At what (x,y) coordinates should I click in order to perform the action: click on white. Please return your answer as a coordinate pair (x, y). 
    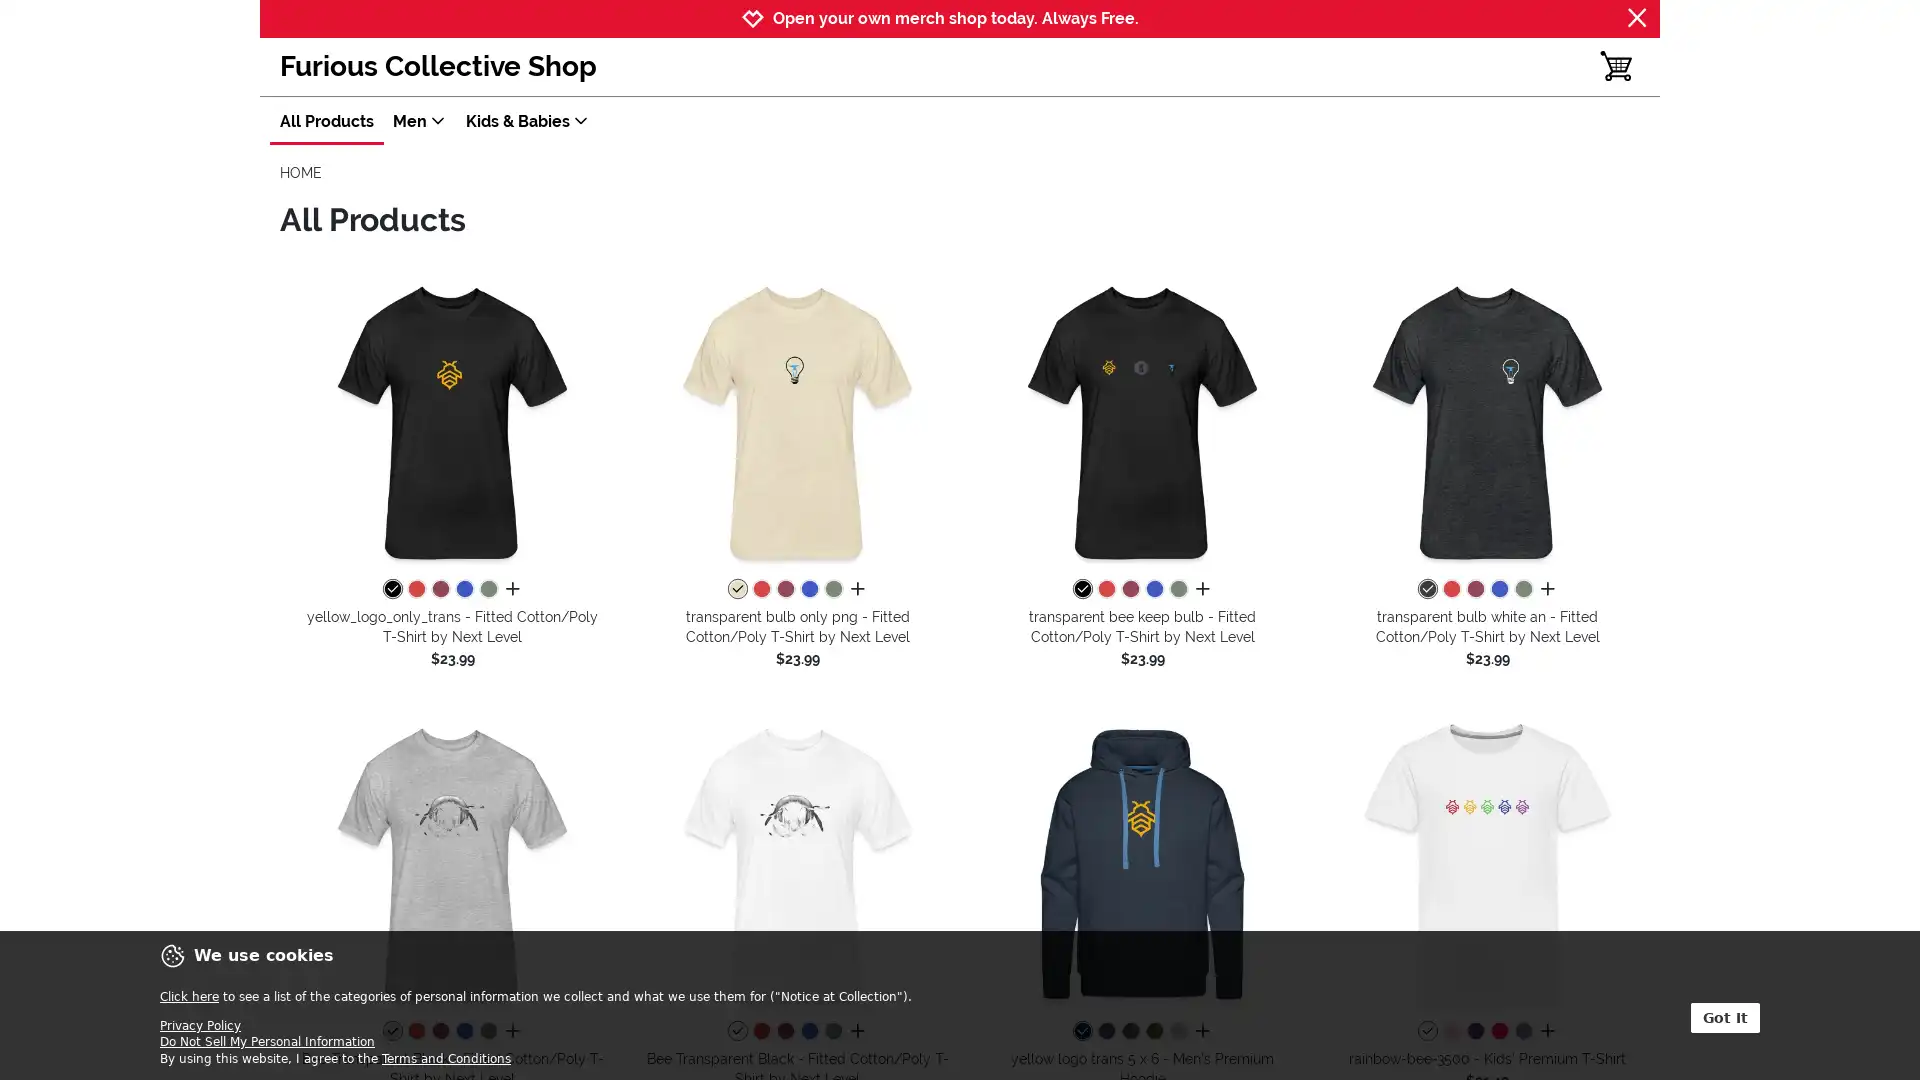
    Looking at the image, I should click on (1425, 1032).